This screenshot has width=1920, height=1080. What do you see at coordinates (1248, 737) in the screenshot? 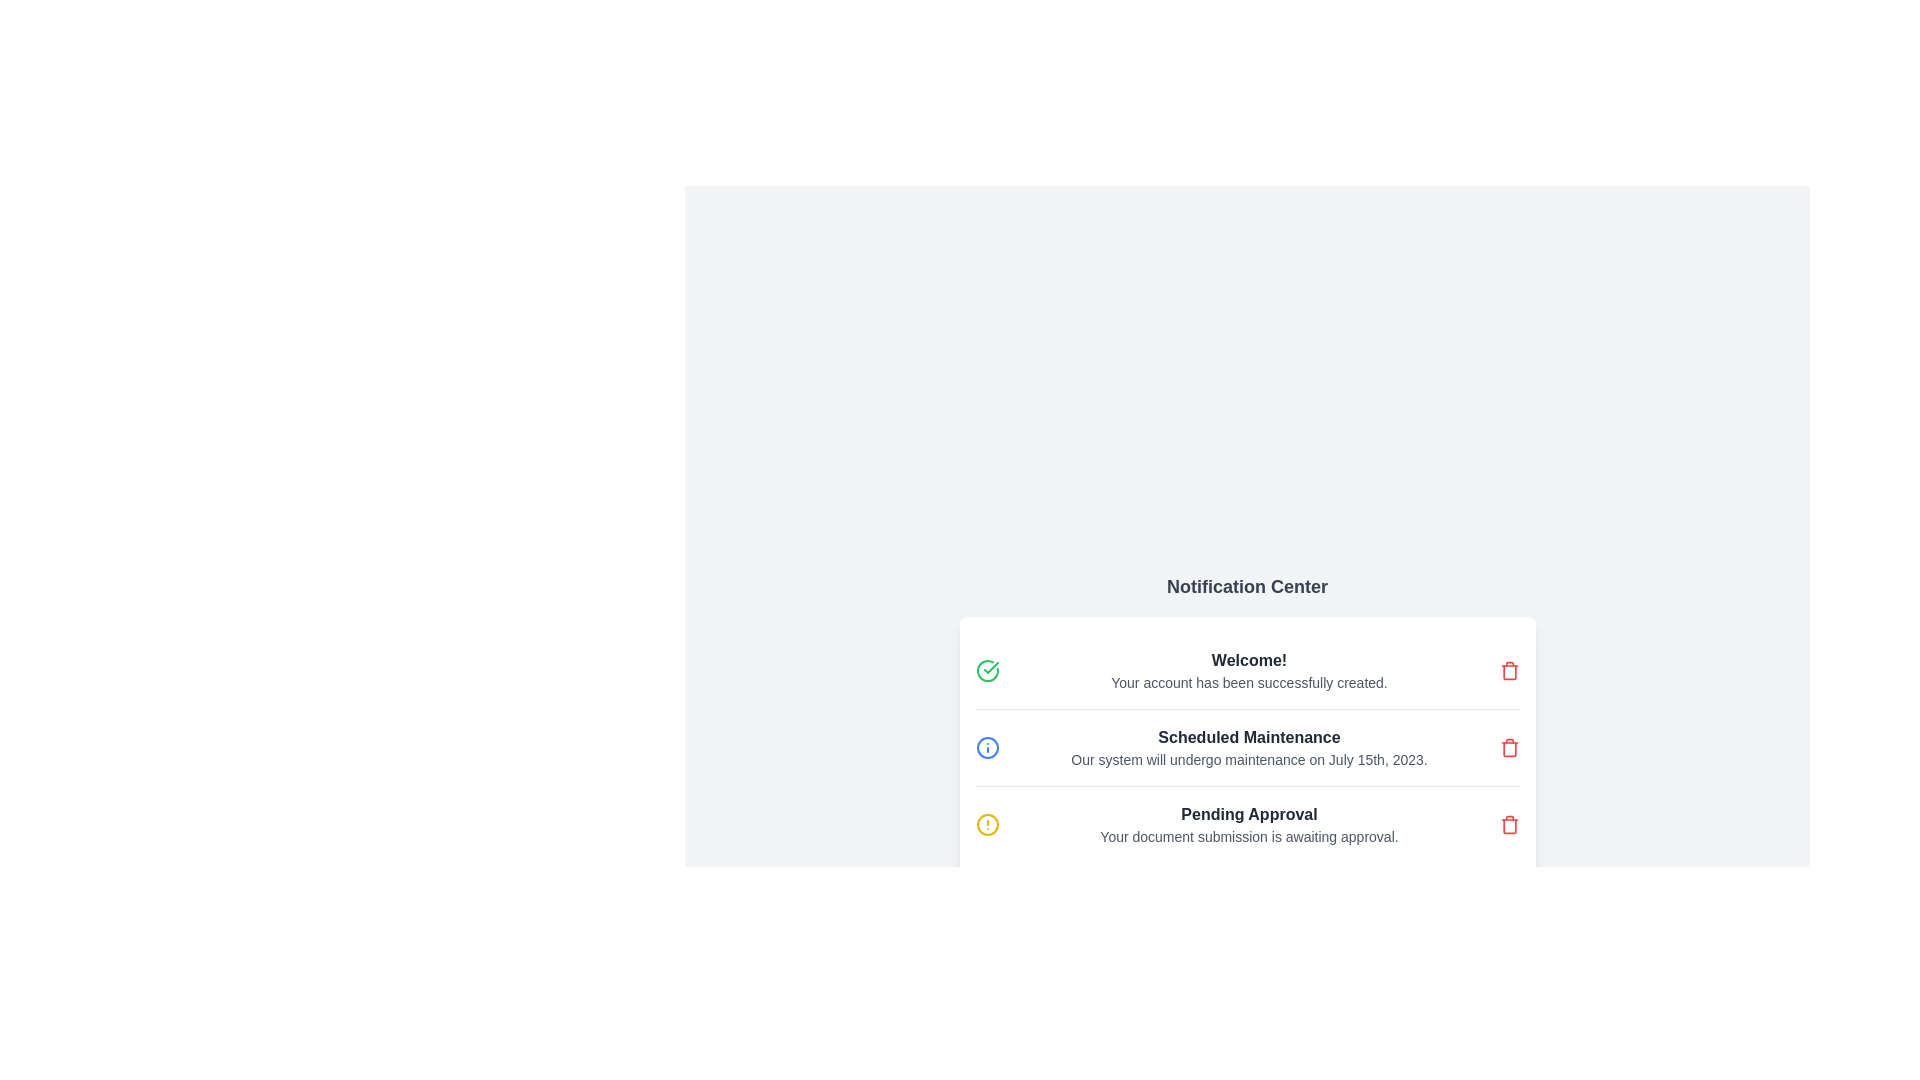
I see `the Text Label that serves as a heading for the notification, which is centered within the notification card and positioned above the text 'Our system will undergo maintenance on July 15th, 2023.'` at bounding box center [1248, 737].